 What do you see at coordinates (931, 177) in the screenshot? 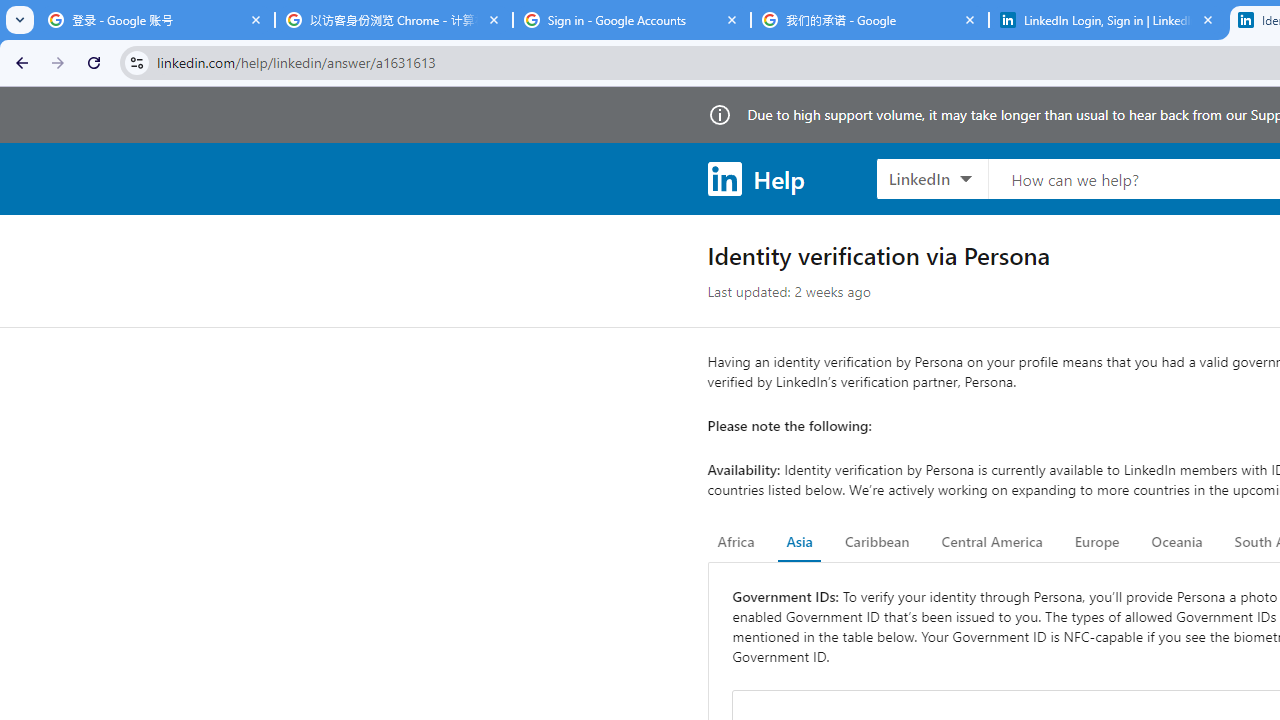
I see `'LinkedIn products to search, LinkedIn selected'` at bounding box center [931, 177].